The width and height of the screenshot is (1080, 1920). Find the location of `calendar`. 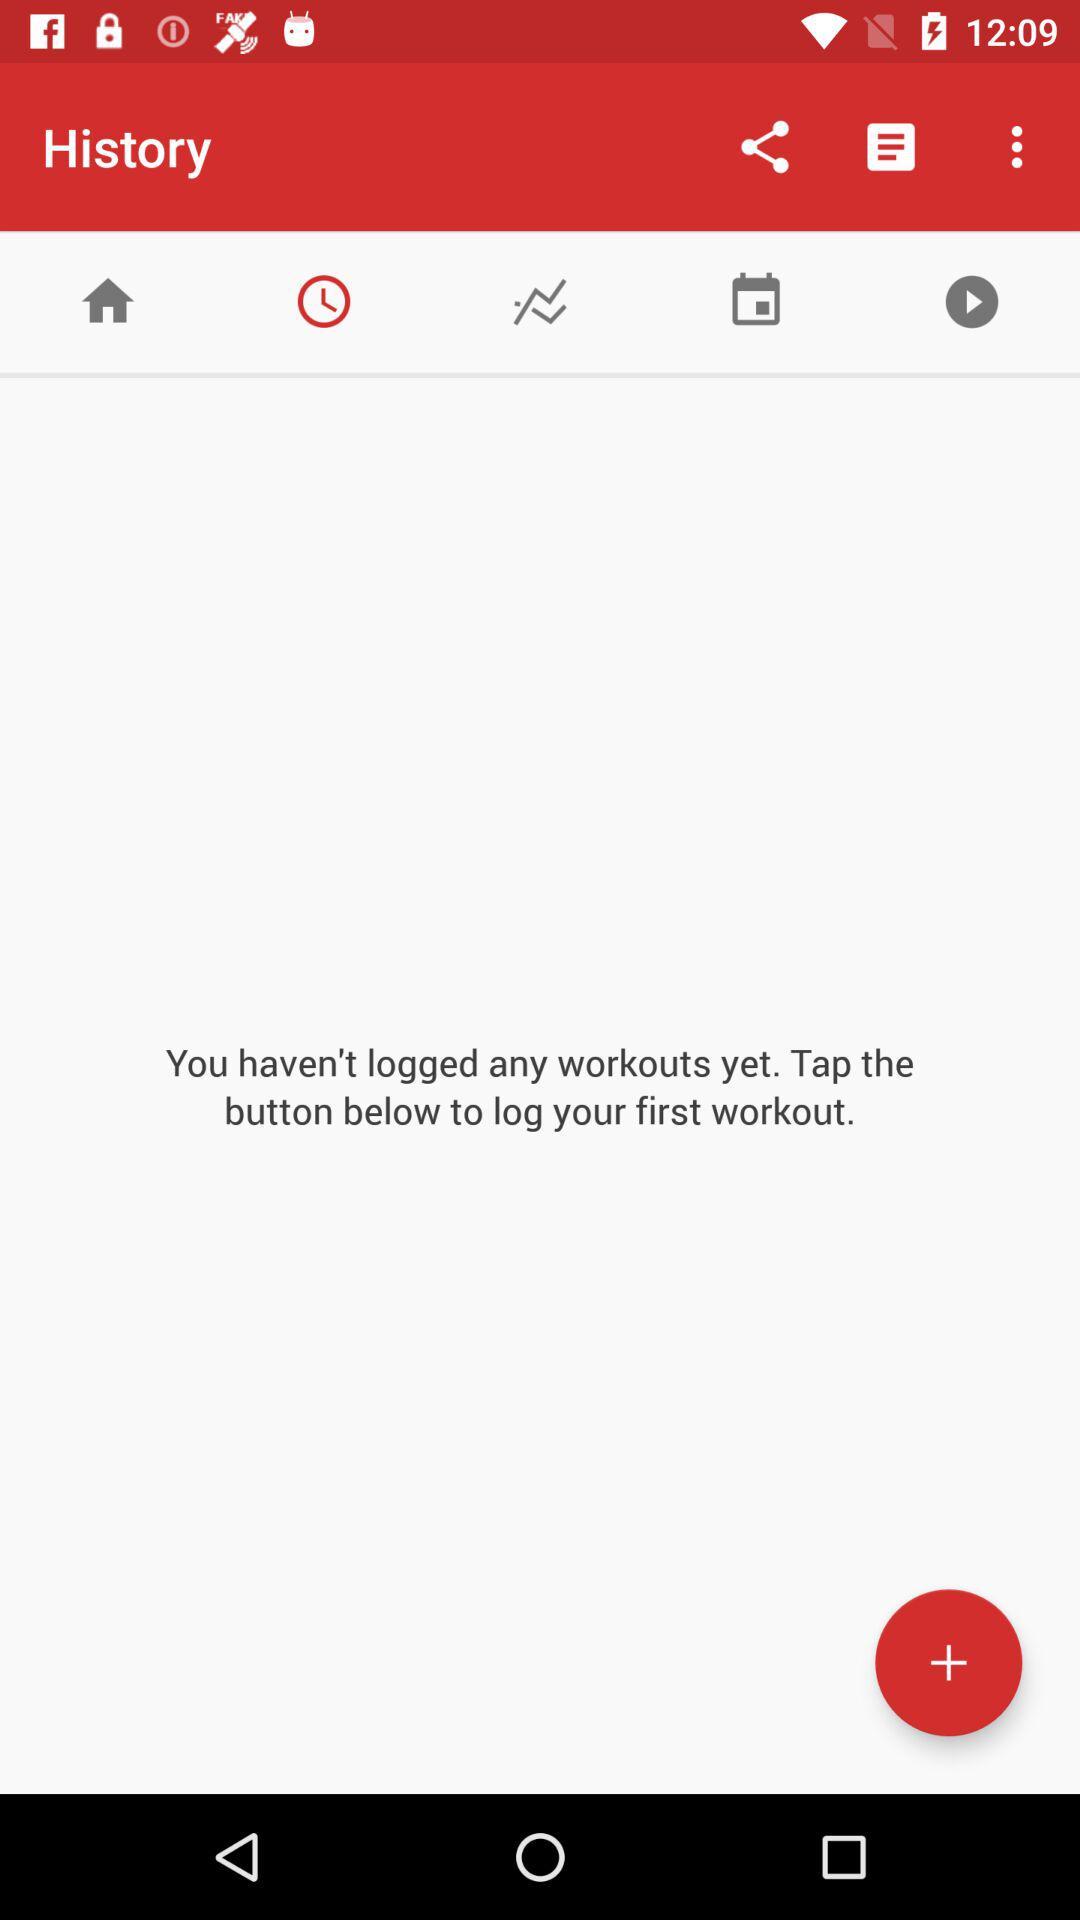

calendar is located at coordinates (756, 300).